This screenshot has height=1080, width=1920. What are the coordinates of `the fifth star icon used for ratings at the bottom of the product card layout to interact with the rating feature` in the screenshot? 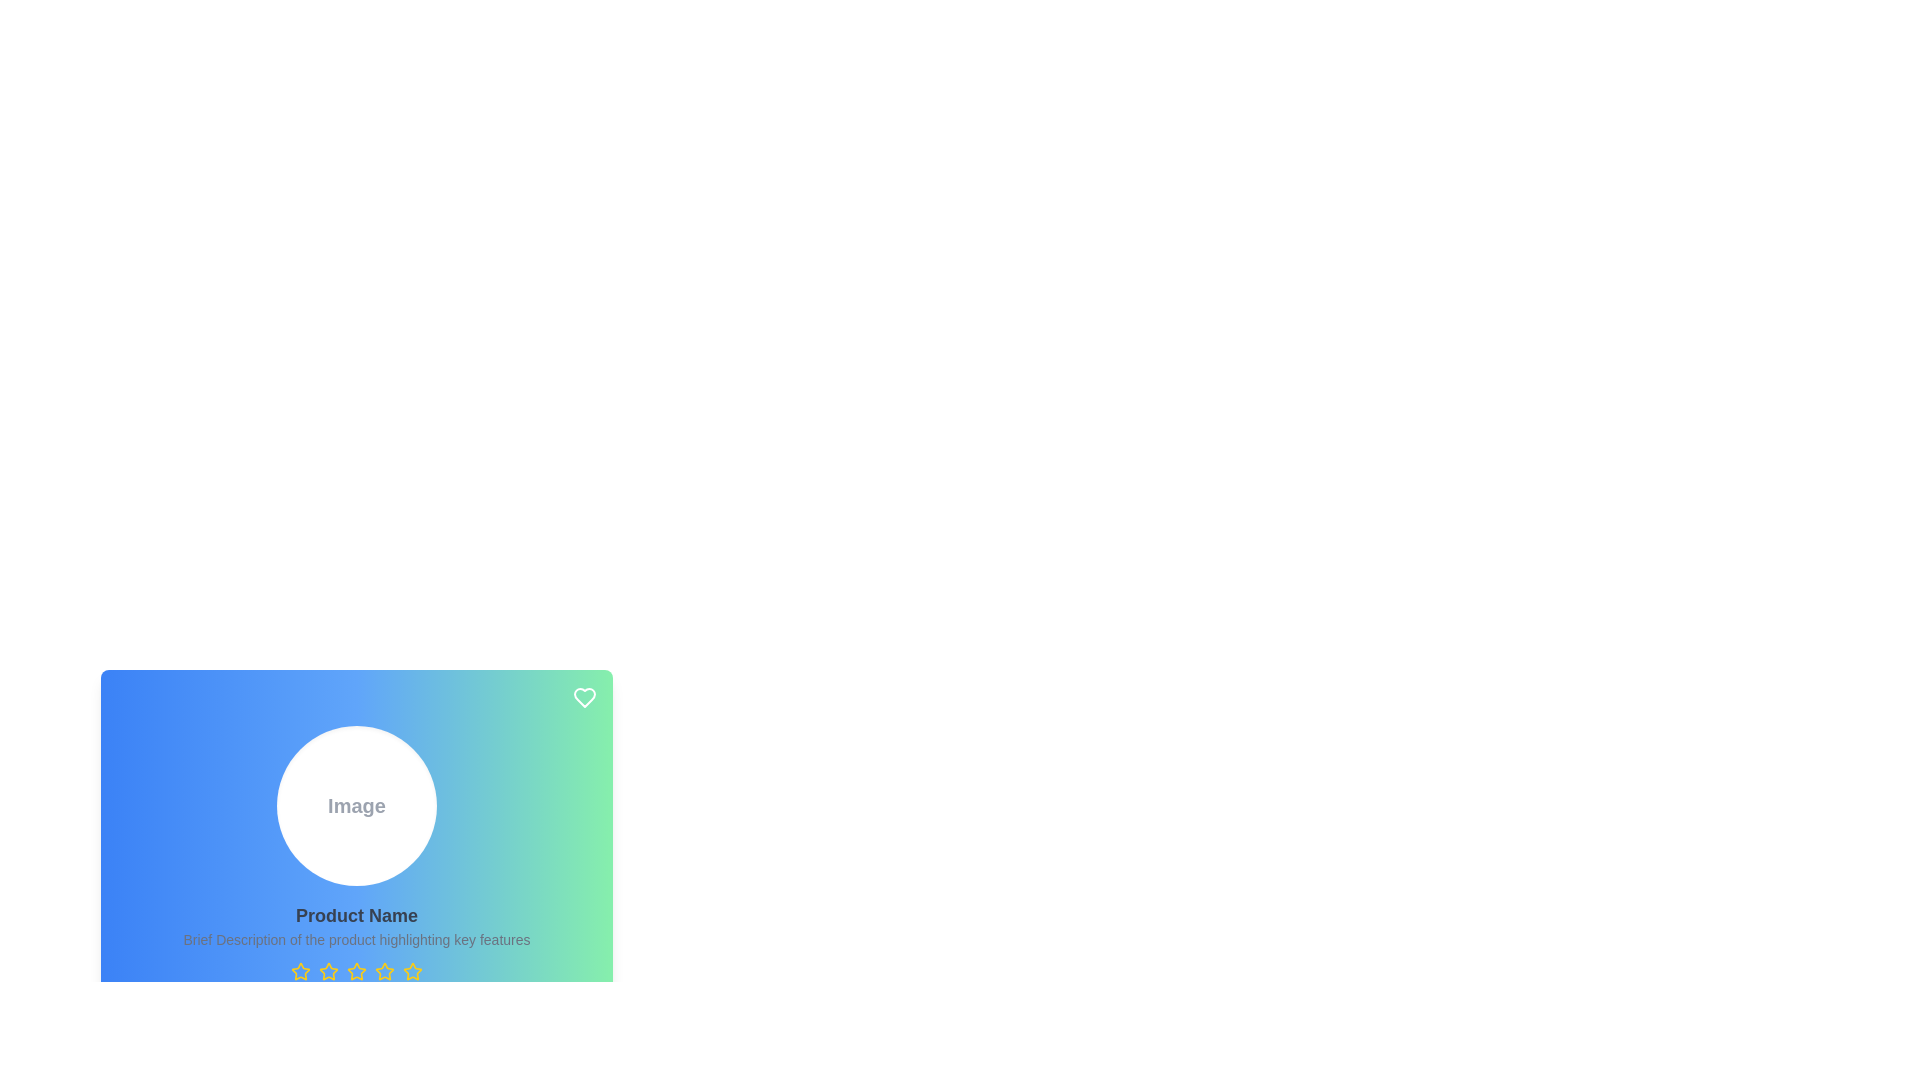 It's located at (411, 971).